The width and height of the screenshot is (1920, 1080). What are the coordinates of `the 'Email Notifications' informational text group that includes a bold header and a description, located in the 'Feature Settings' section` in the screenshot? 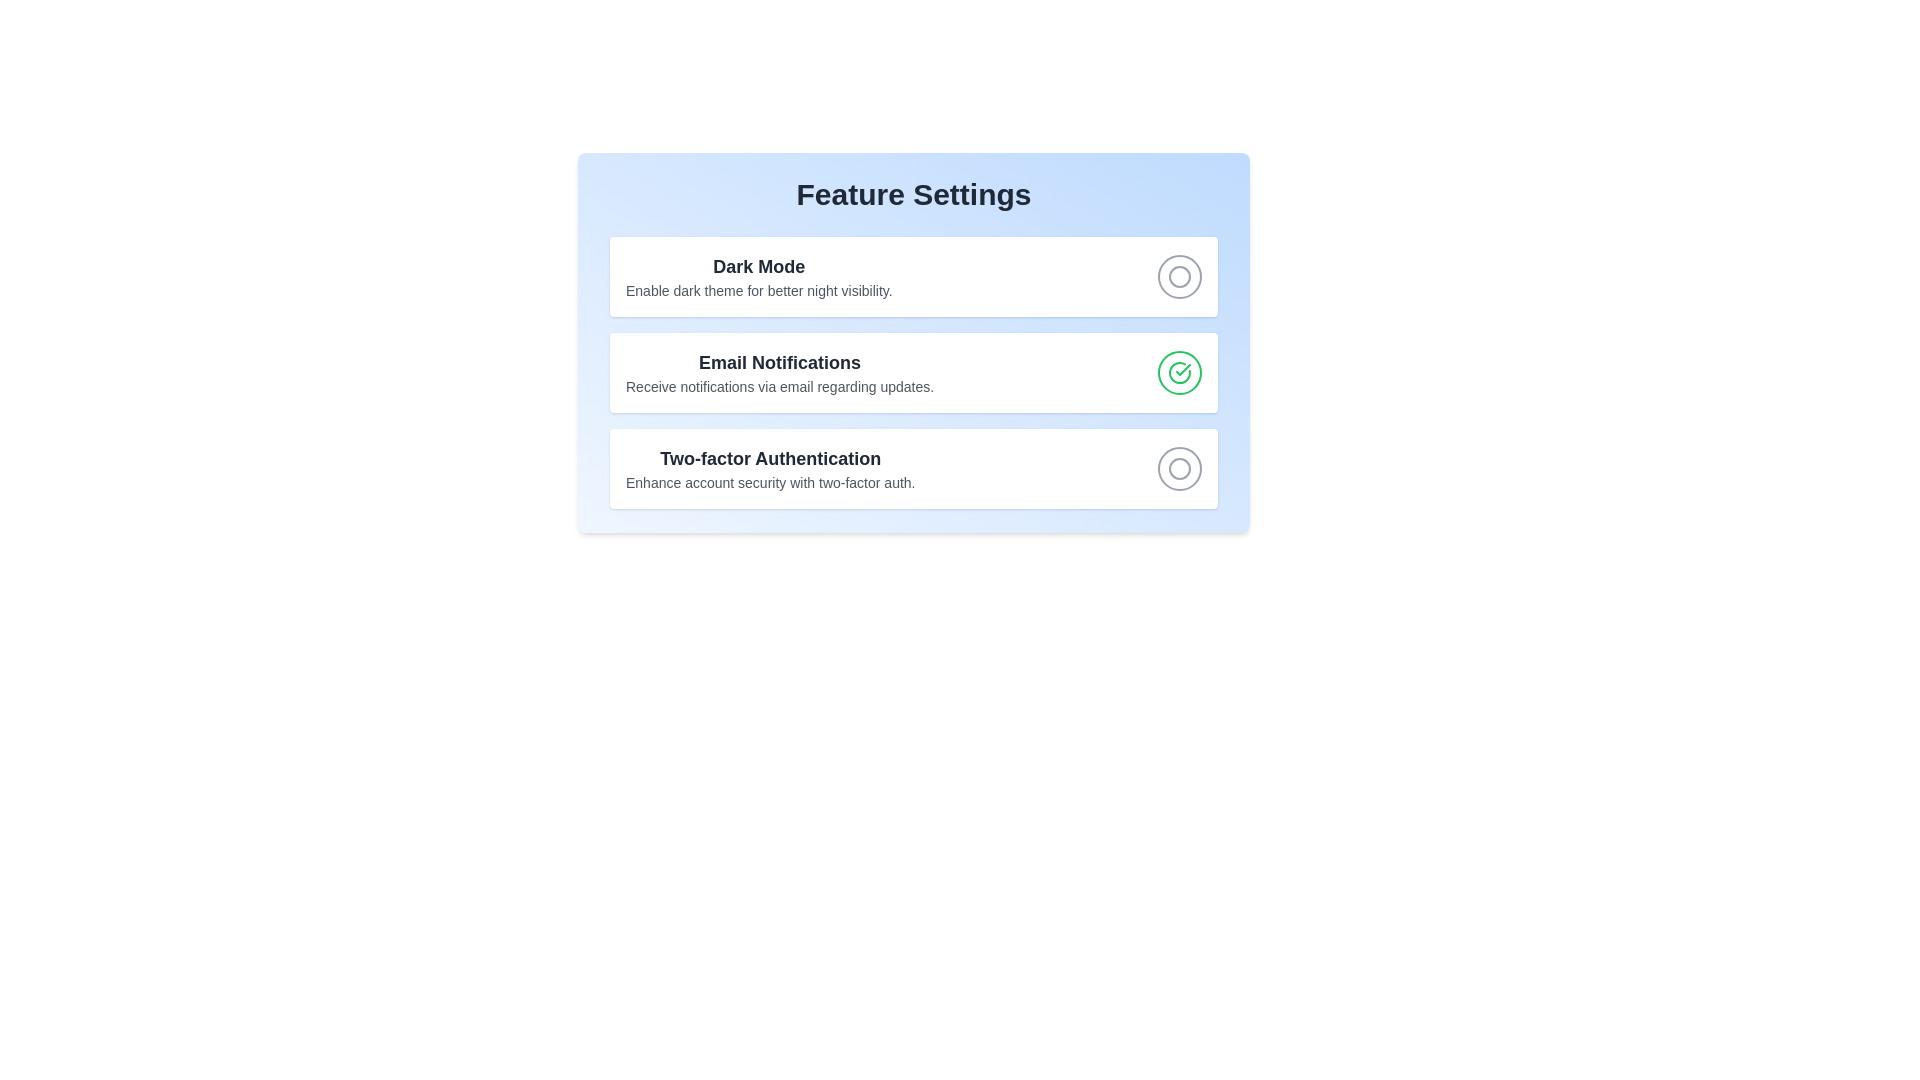 It's located at (779, 373).